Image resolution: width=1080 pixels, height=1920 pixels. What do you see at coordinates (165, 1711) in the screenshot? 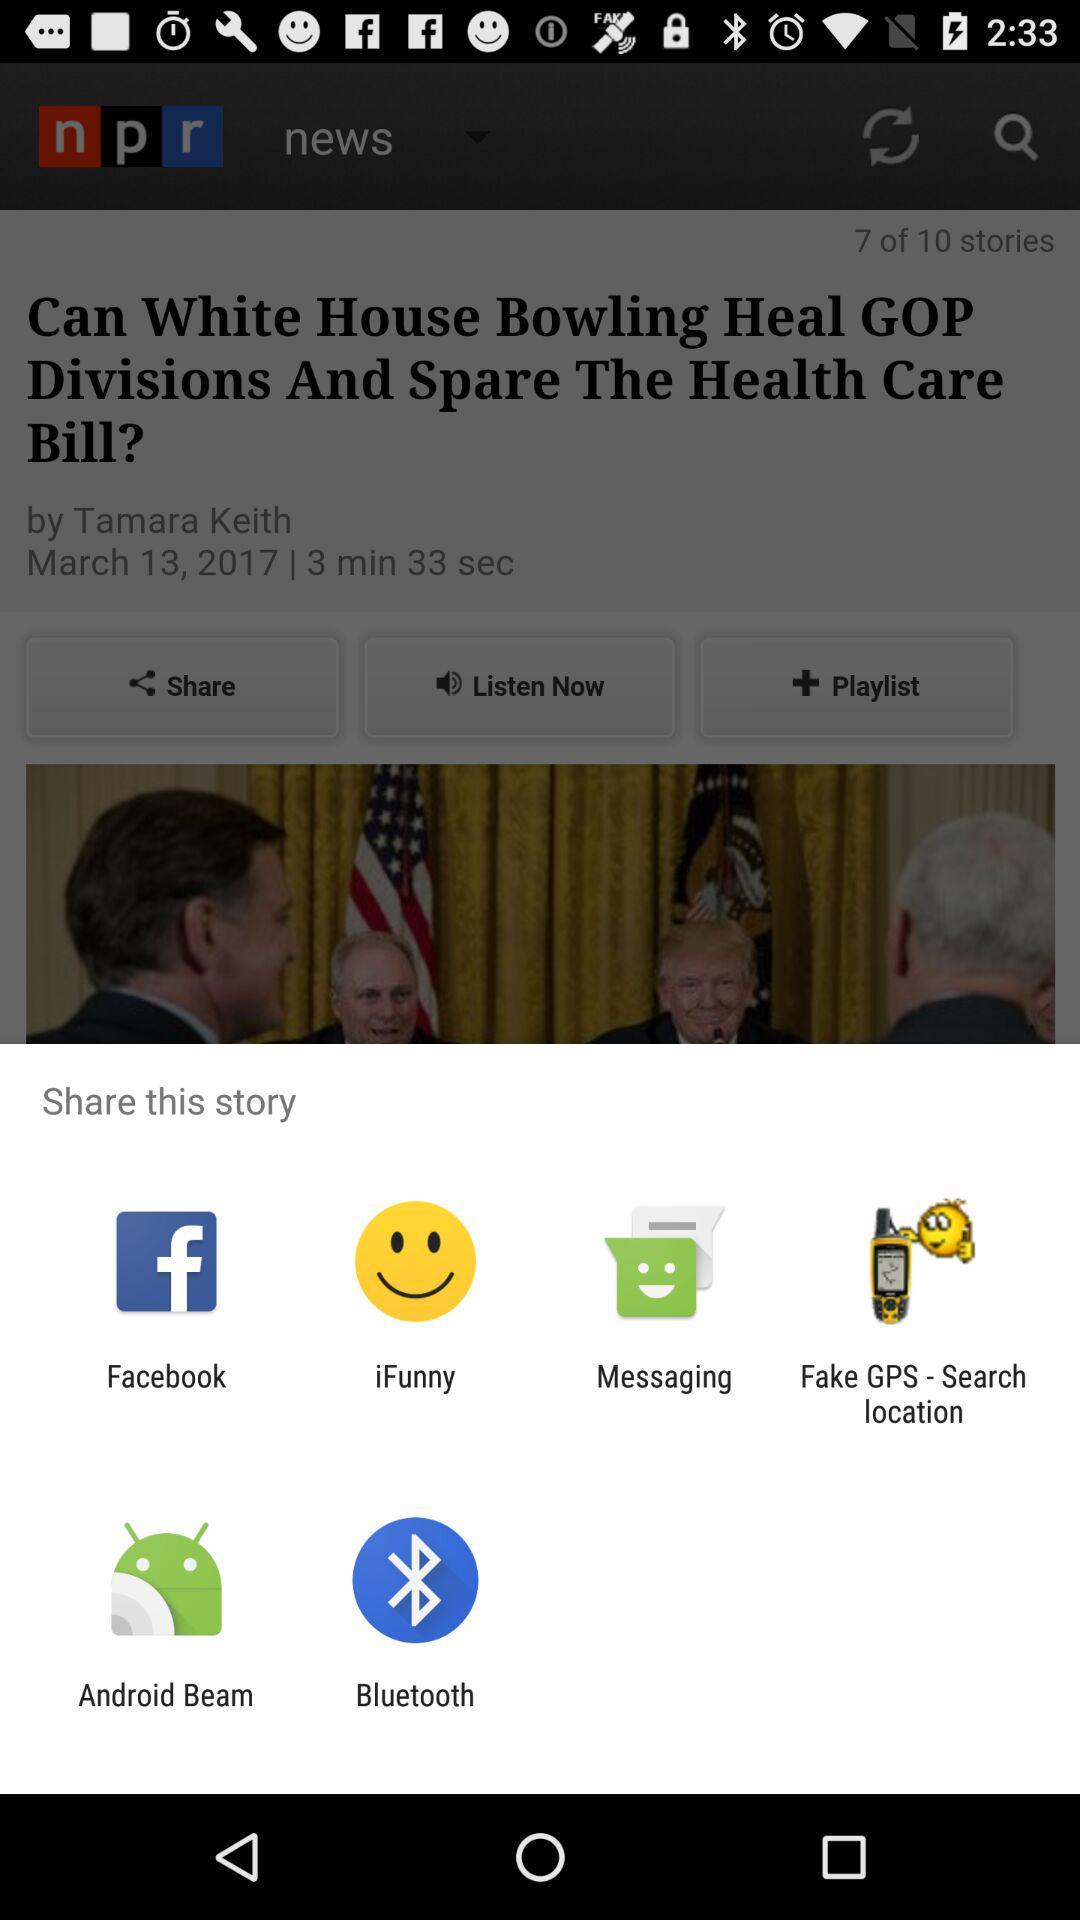
I see `the icon to the left of the bluetooth` at bounding box center [165, 1711].